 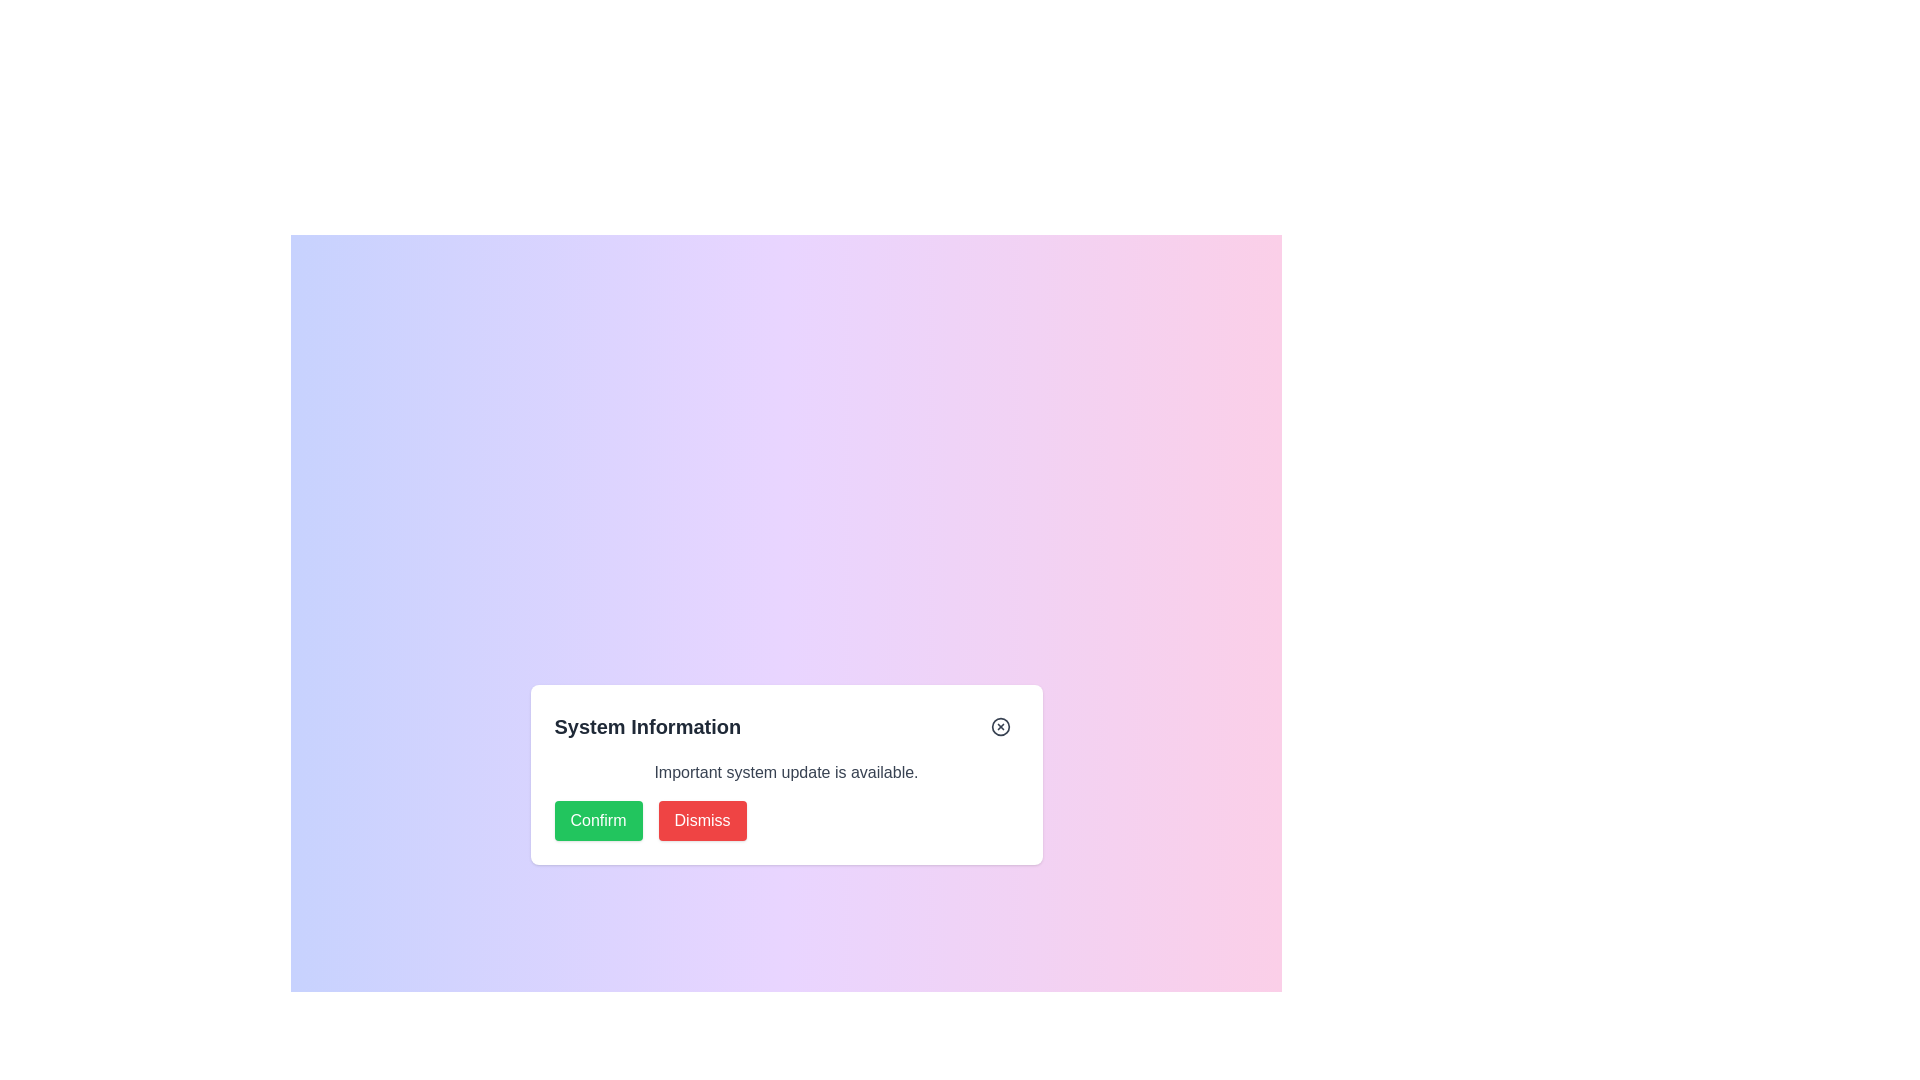 I want to click on the close button located in the top-right corner of the 'System Information' panel to trigger the hover effect, so click(x=1000, y=726).